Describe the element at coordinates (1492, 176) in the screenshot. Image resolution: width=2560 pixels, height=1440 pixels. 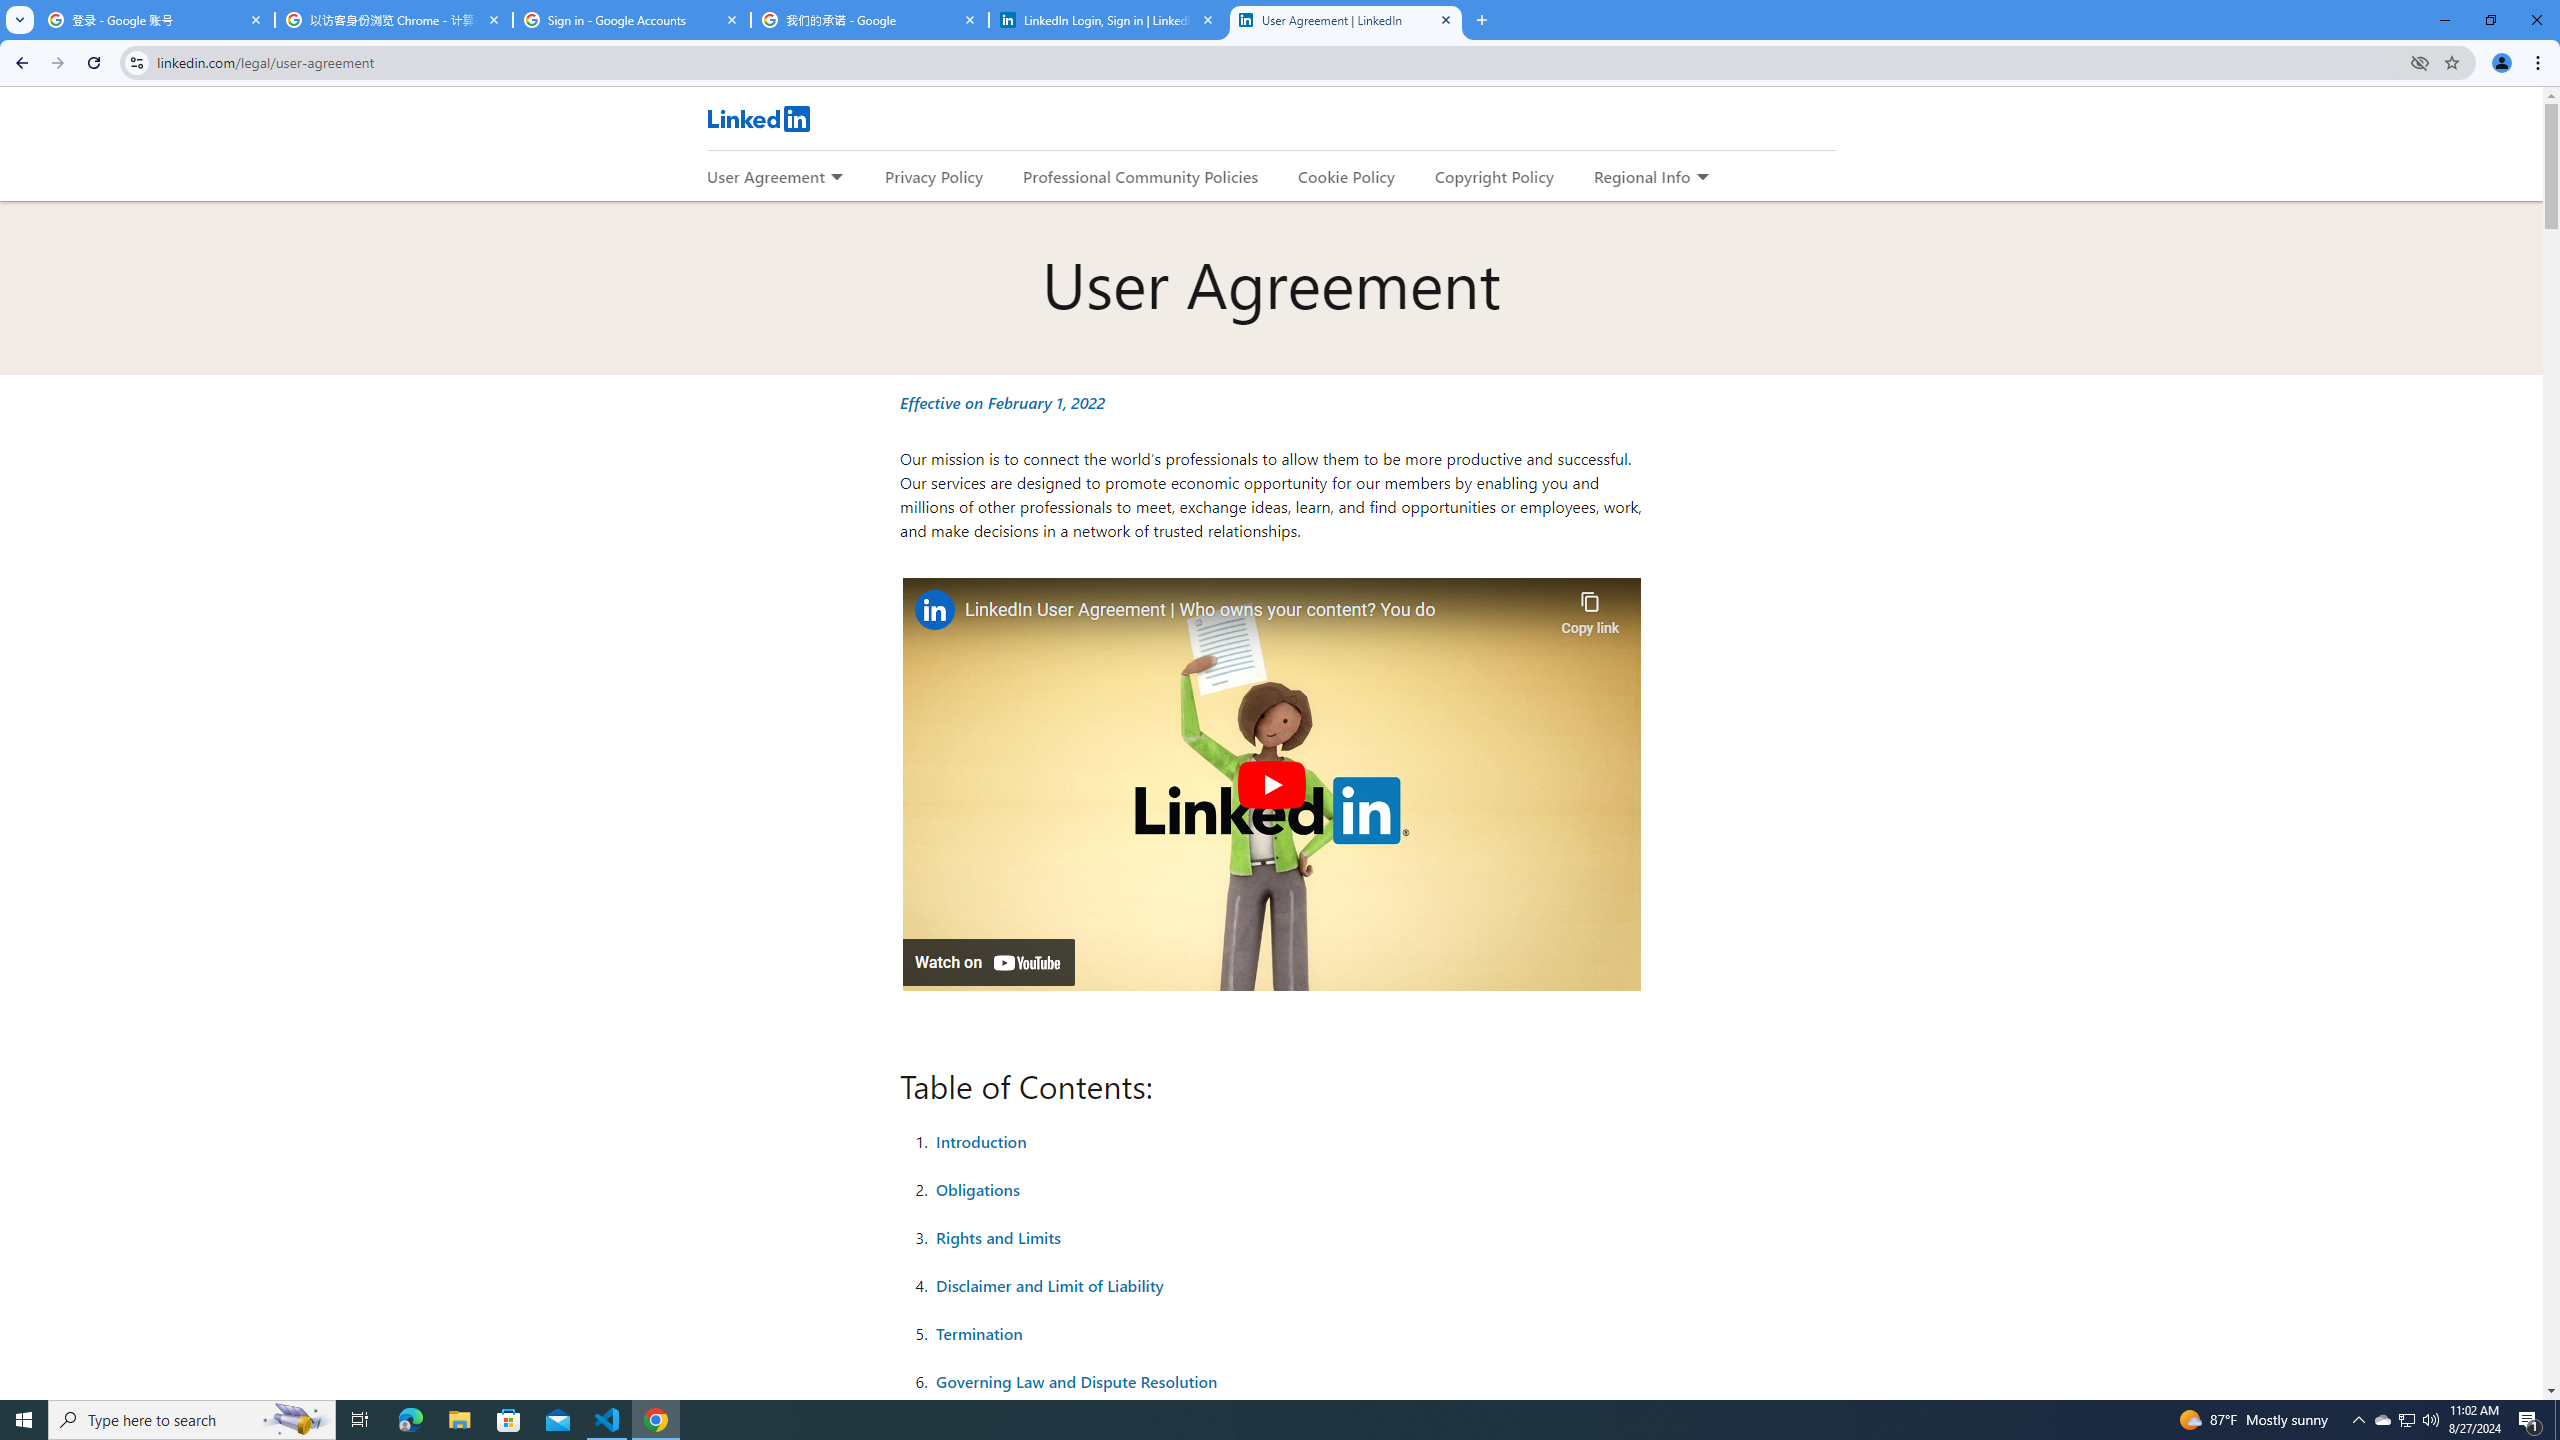
I see `'Copyright Policy'` at that location.